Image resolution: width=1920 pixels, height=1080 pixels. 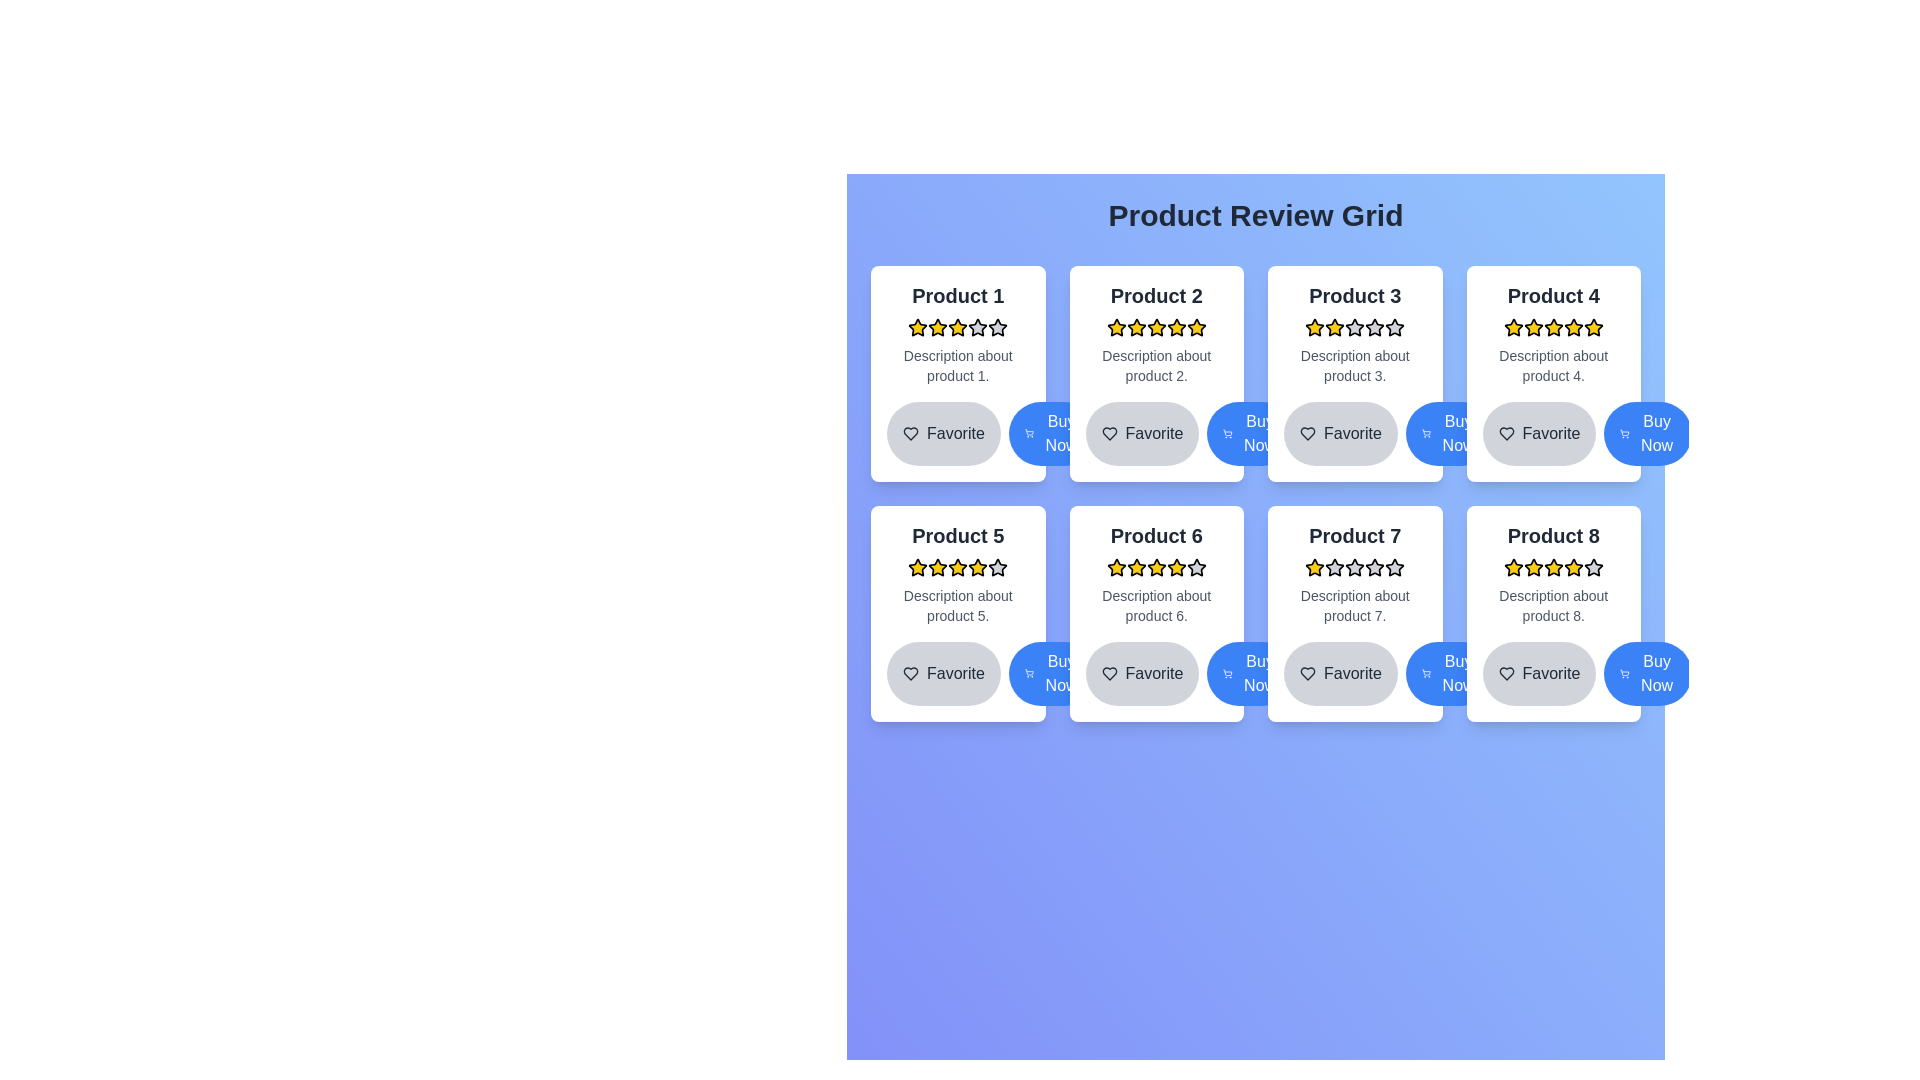 I want to click on the text label reading 'Description about product 6.' which is centrally positioned below the title 'Product 6' and the star rating within the card layout, so click(x=1156, y=604).